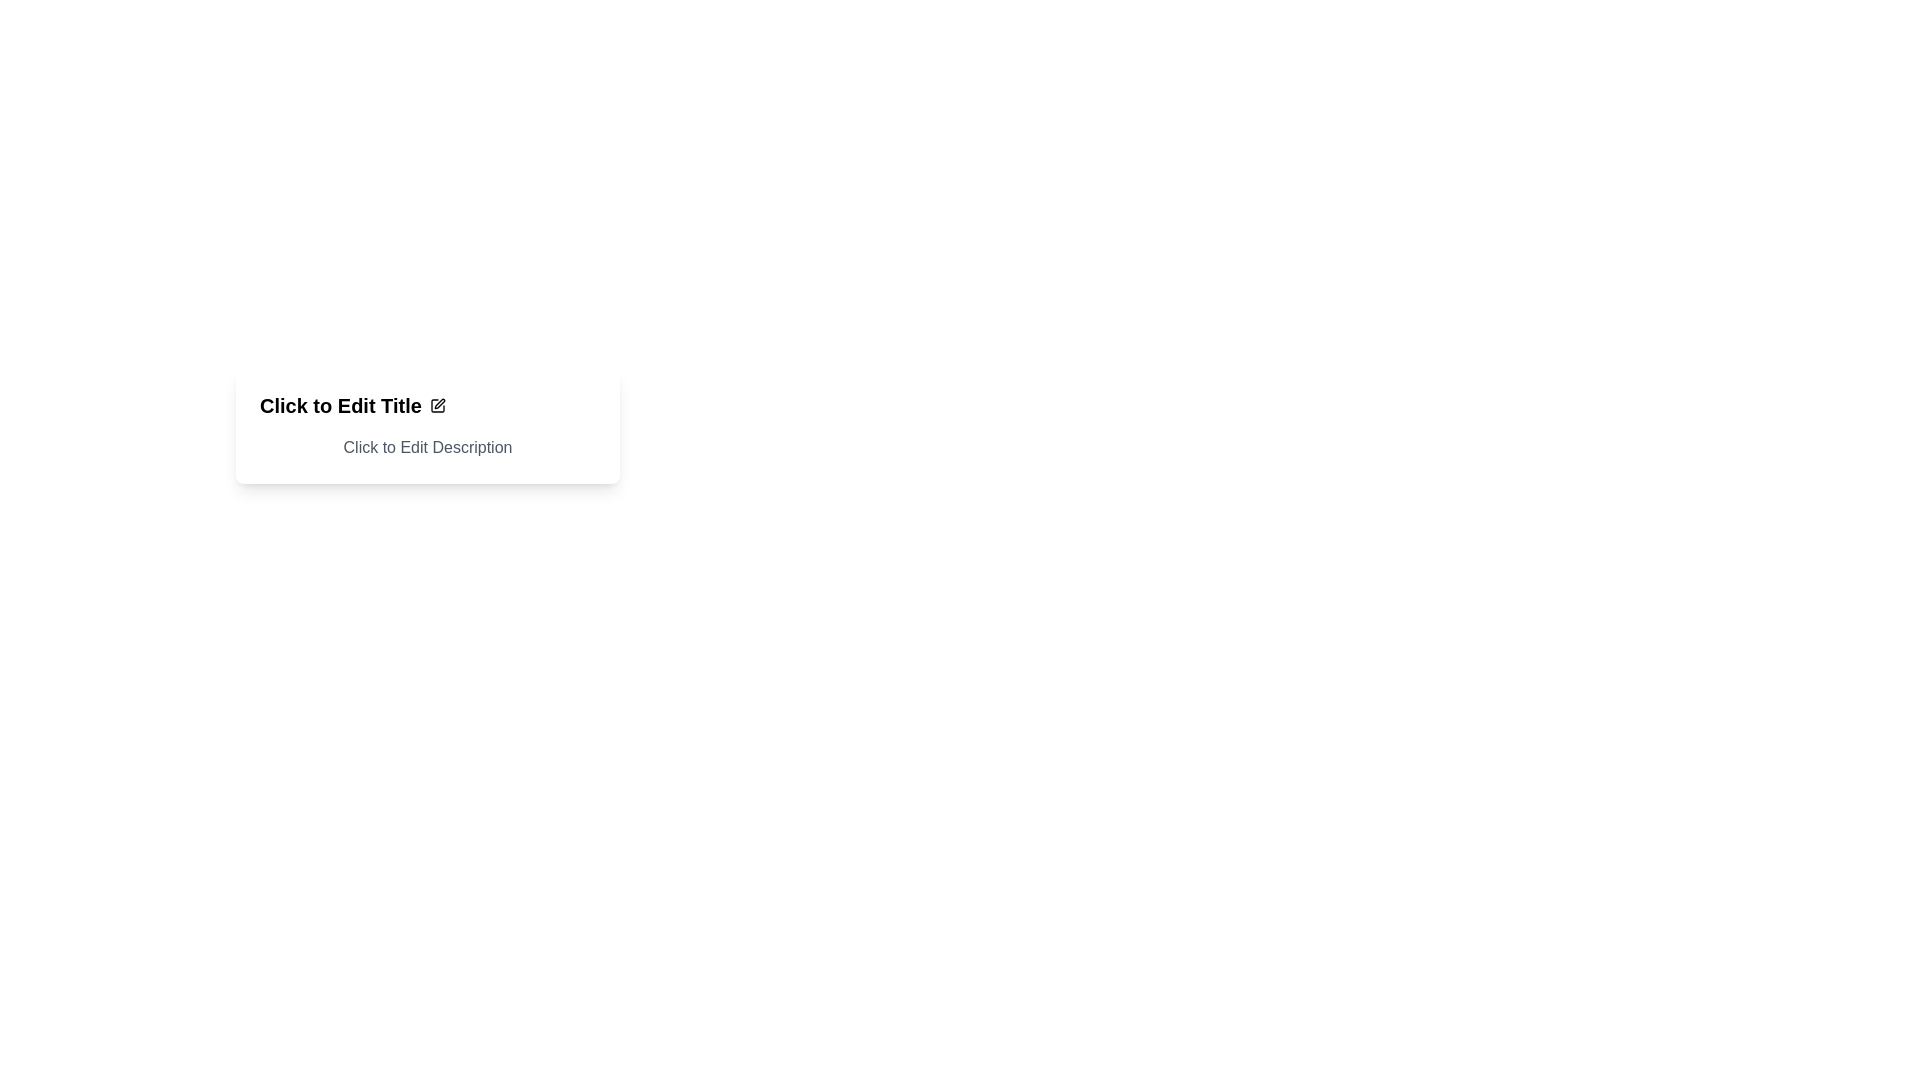 Image resolution: width=1920 pixels, height=1080 pixels. I want to click on the pen icon next to the 'Click, so click(426, 405).